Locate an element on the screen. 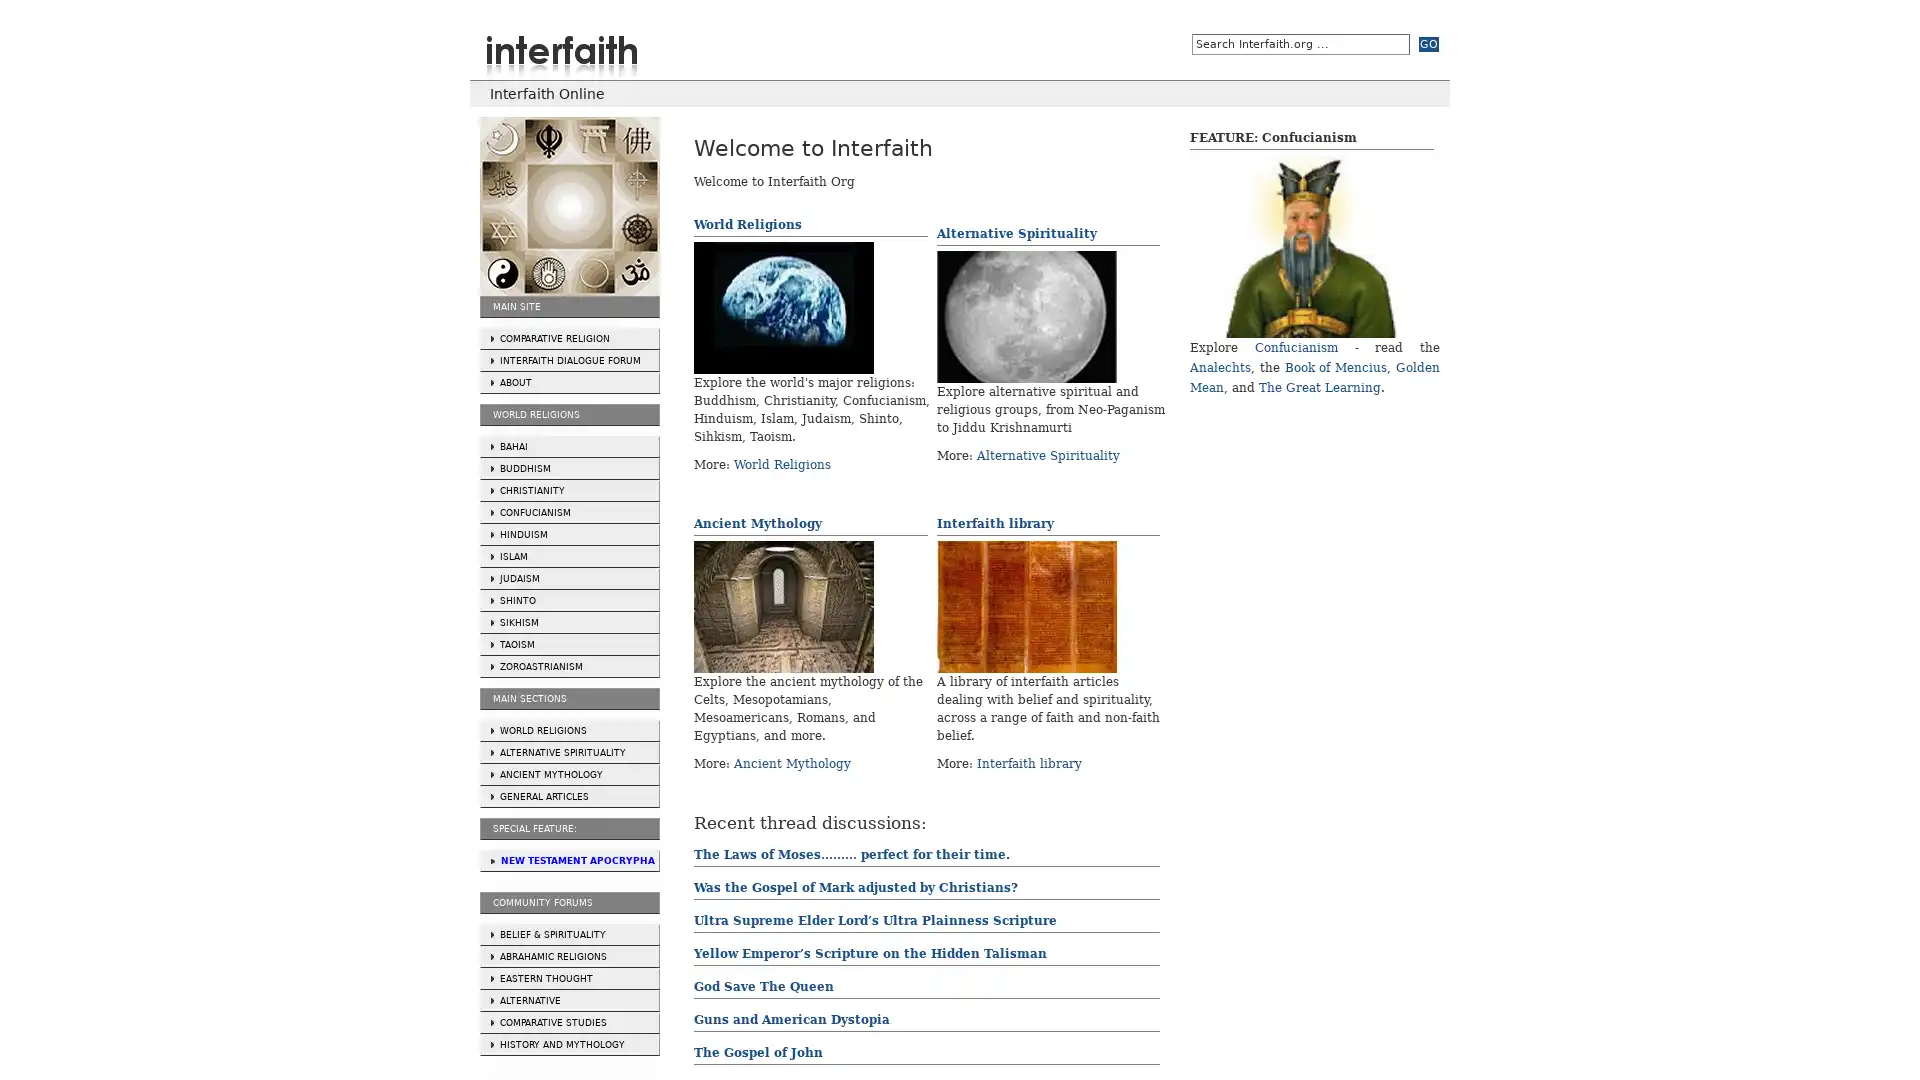 Image resolution: width=1920 pixels, height=1080 pixels. GO is located at coordinates (1428, 44).